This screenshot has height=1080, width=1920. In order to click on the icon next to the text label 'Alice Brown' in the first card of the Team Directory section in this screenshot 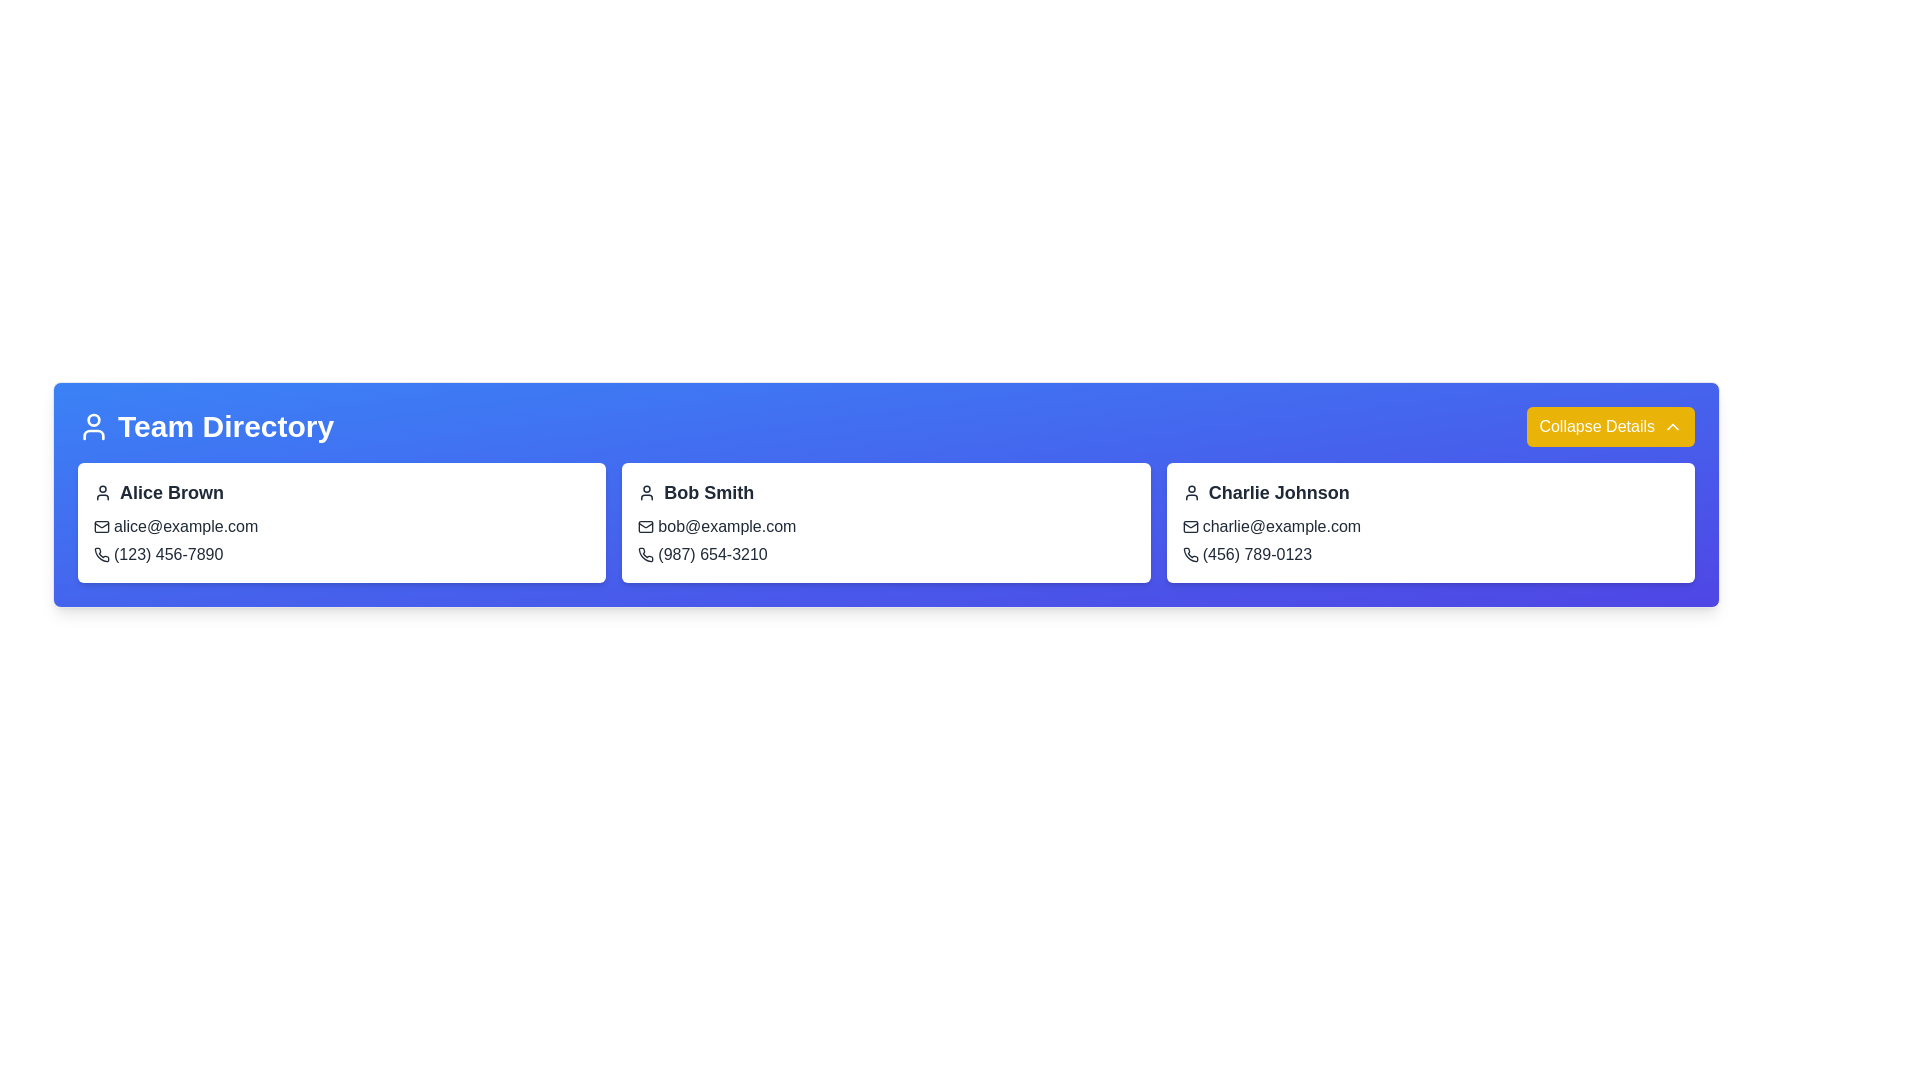, I will do `click(157, 493)`.